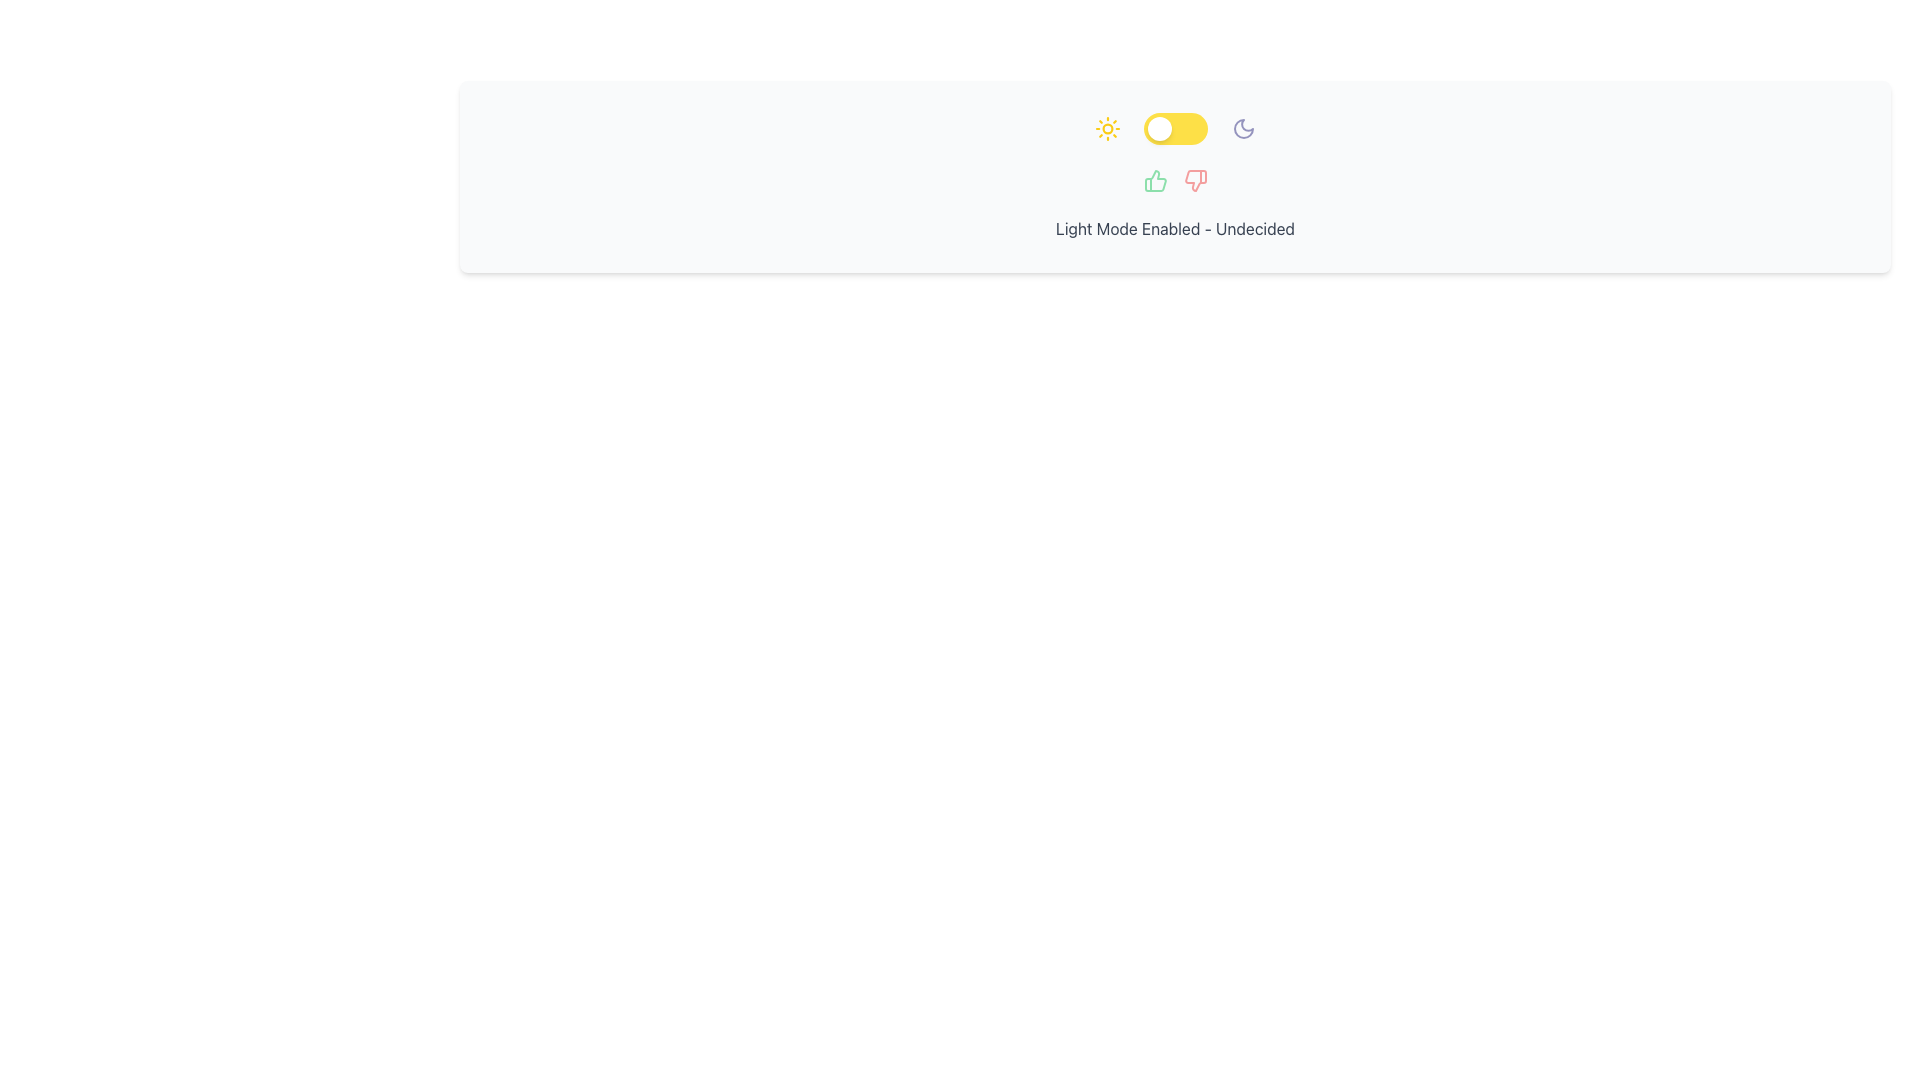  Describe the element at coordinates (1195, 181) in the screenshot. I see `the red thumb-down icon to provide negative feedback, which is located to the right of the green thumbs-up icon in the bottom half of the header` at that location.